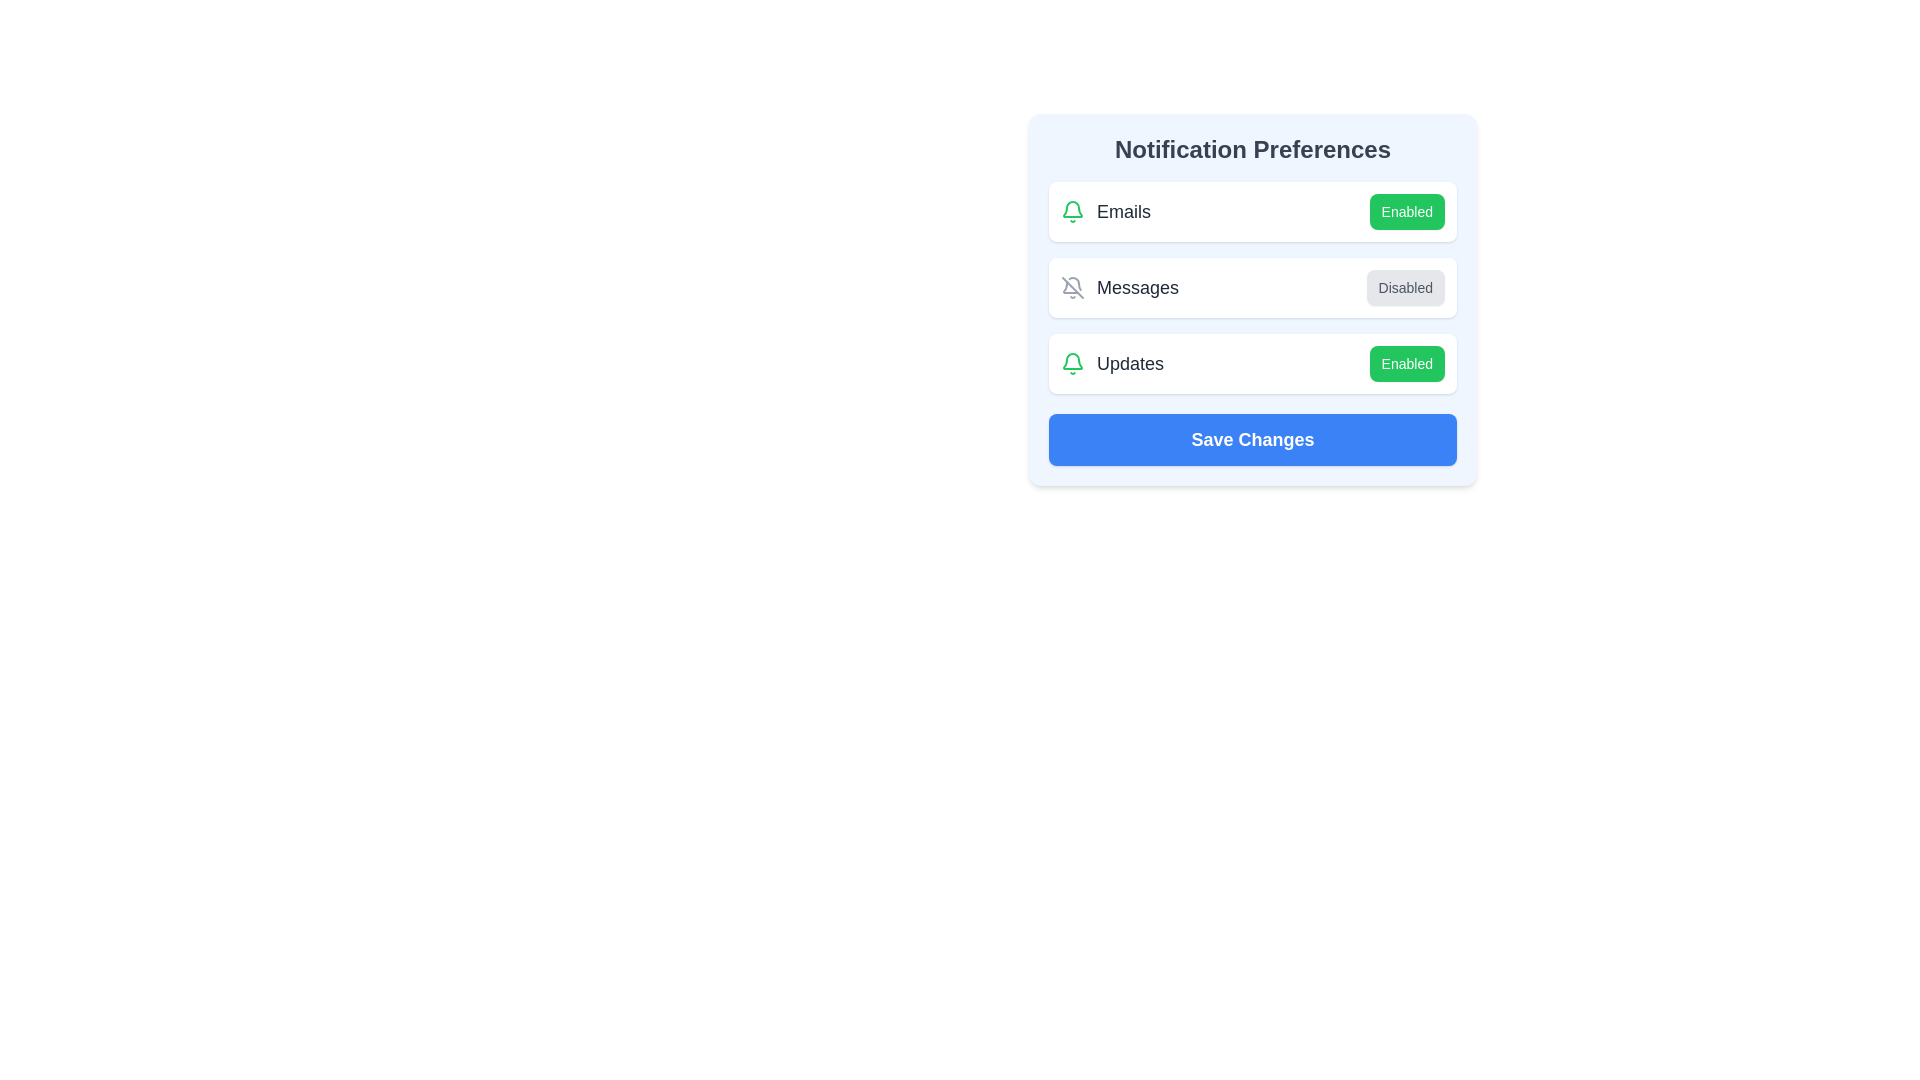 This screenshot has height=1080, width=1920. I want to click on 'Enabled' button for Emails to toggle its state, so click(1405, 212).